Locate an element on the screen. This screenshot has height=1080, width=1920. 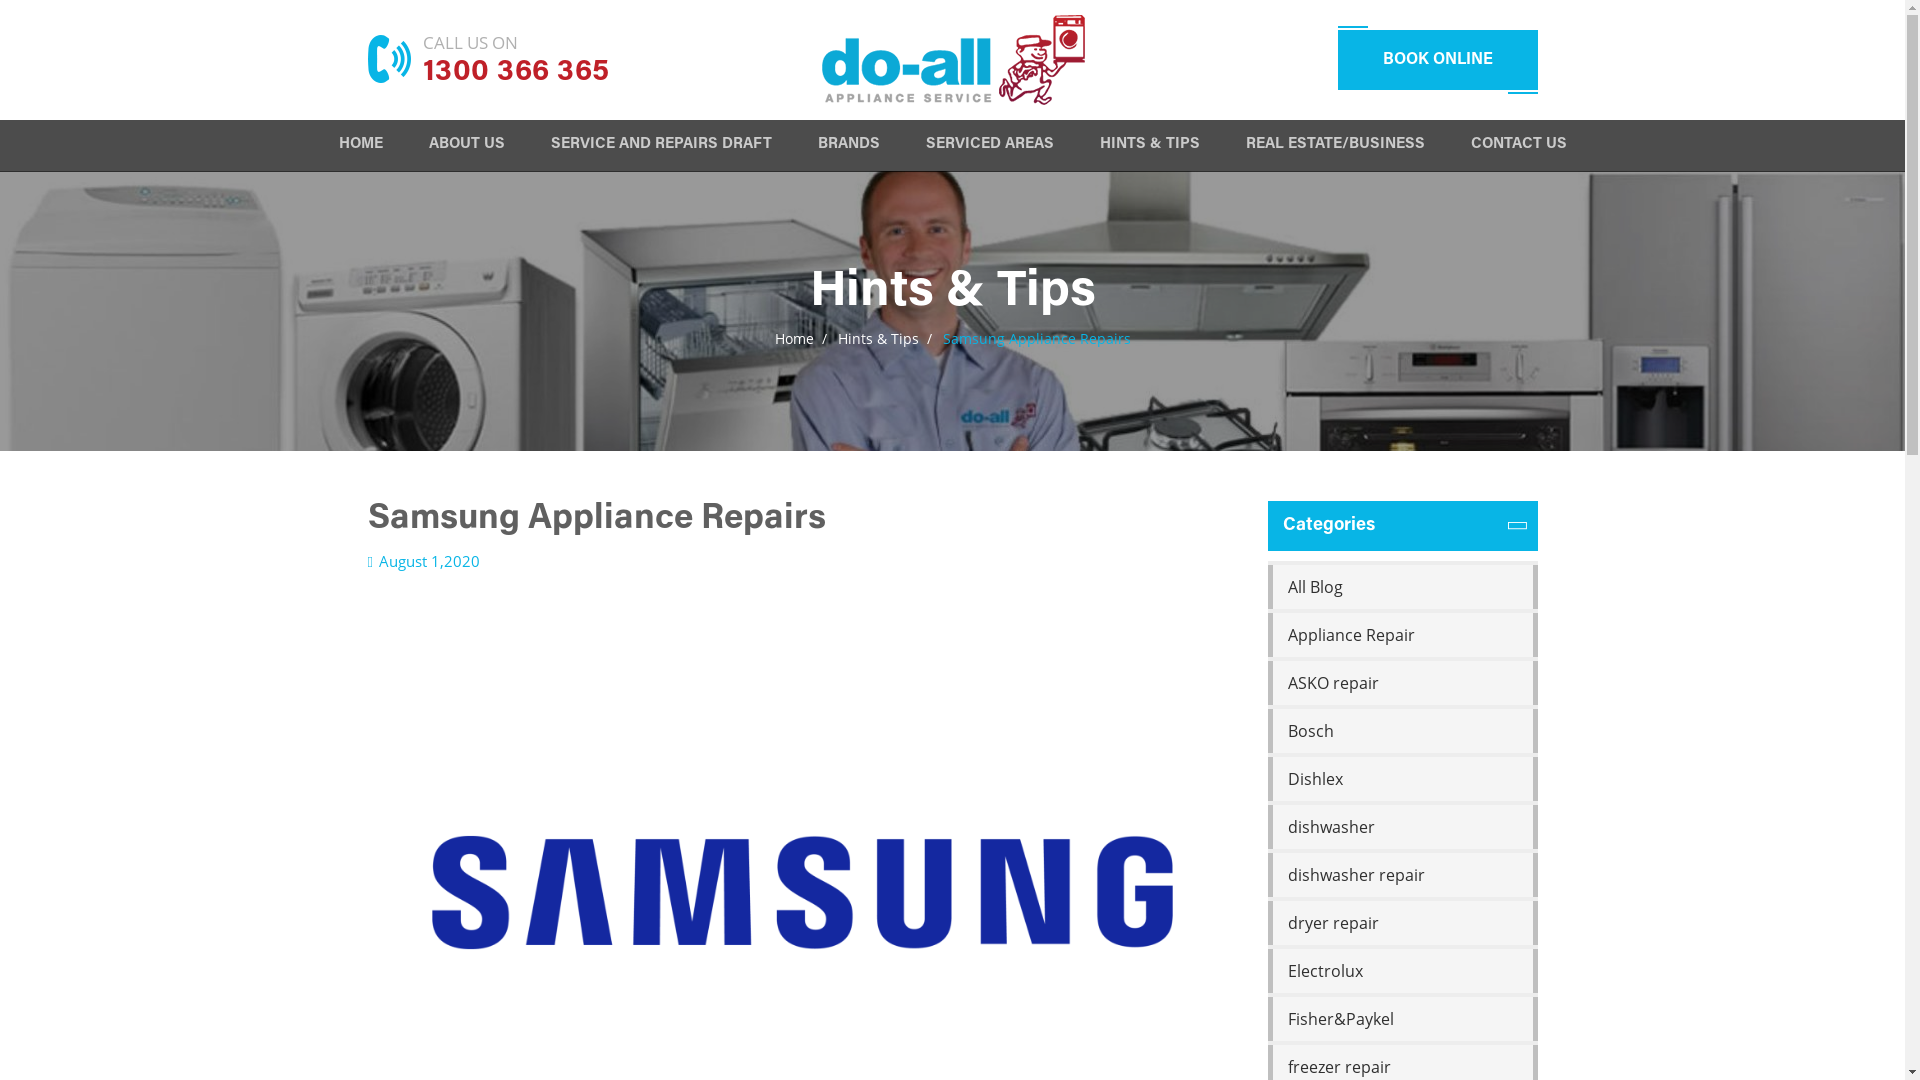
'dishwasher' is located at coordinates (1401, 826).